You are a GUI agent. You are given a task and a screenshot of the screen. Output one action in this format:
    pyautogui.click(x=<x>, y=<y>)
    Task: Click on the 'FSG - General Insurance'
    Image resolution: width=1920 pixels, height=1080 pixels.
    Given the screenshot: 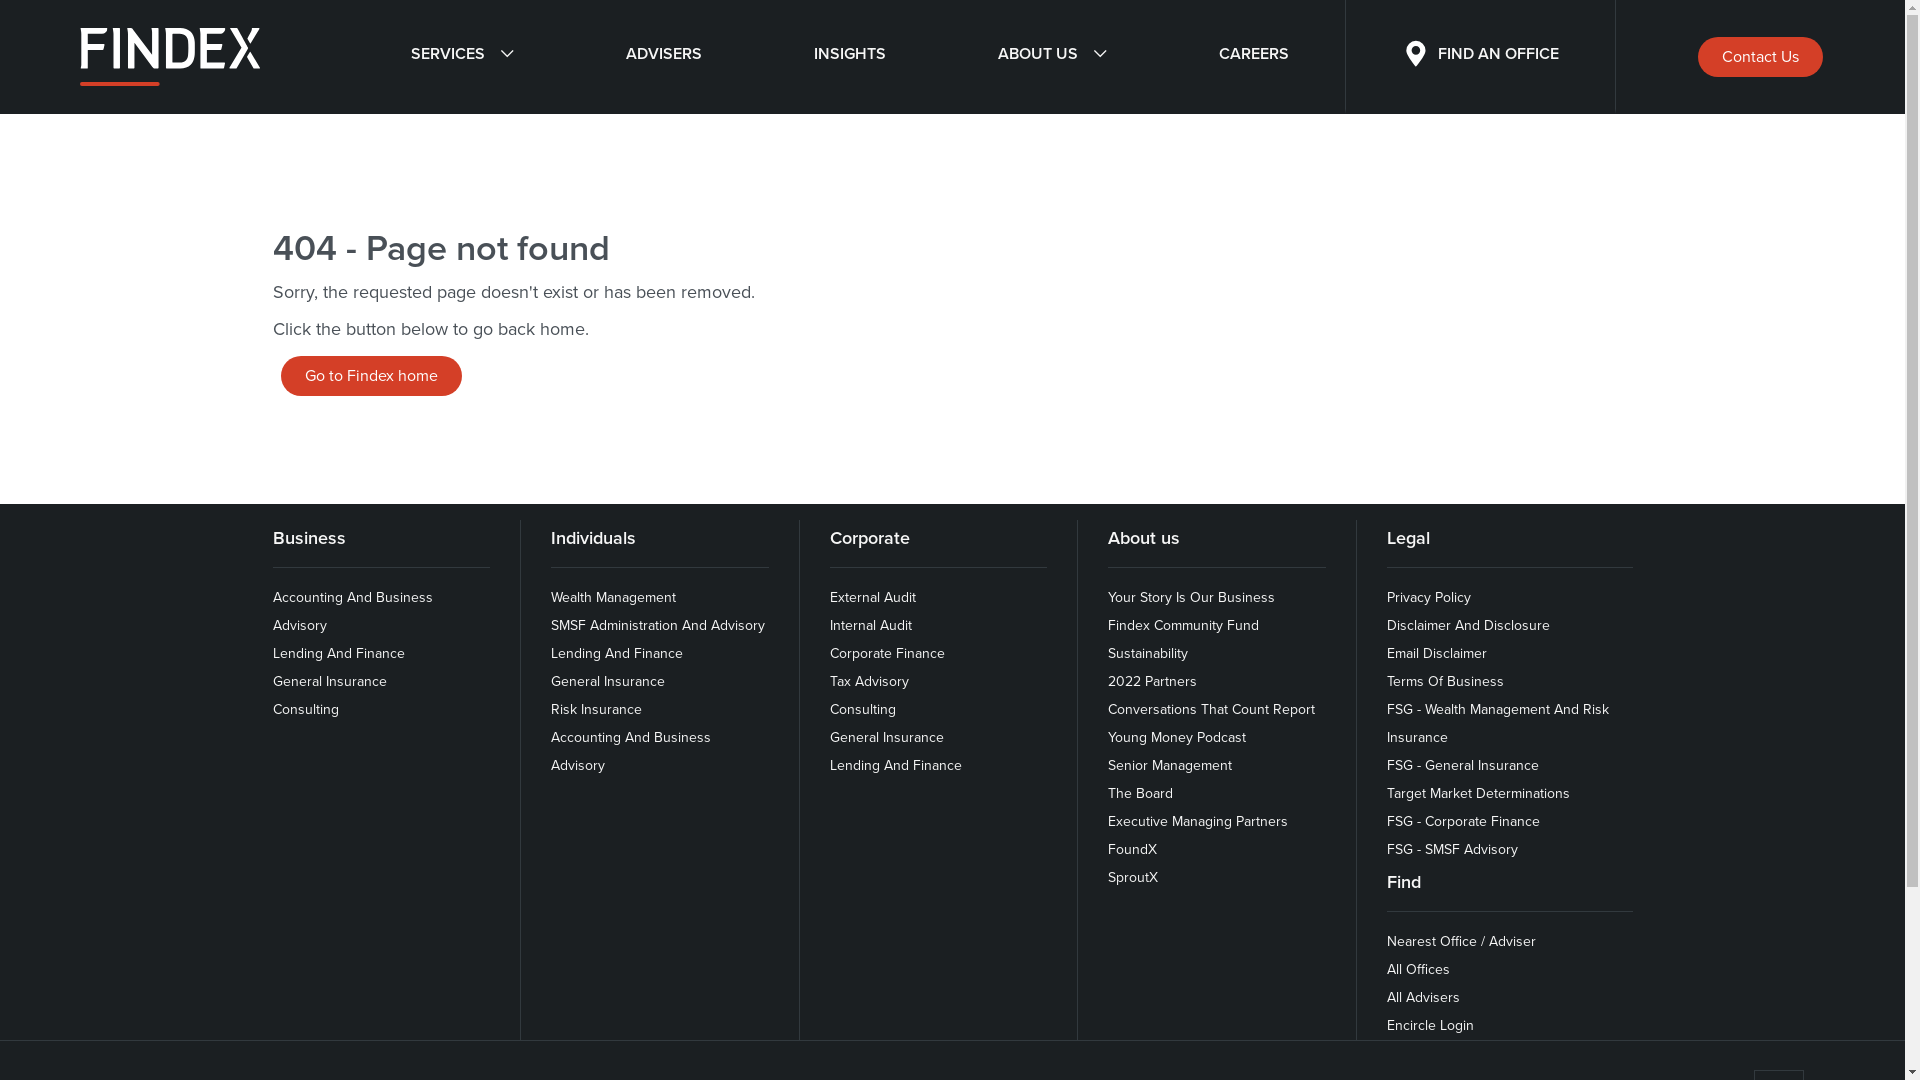 What is the action you would take?
    pyautogui.click(x=1386, y=765)
    